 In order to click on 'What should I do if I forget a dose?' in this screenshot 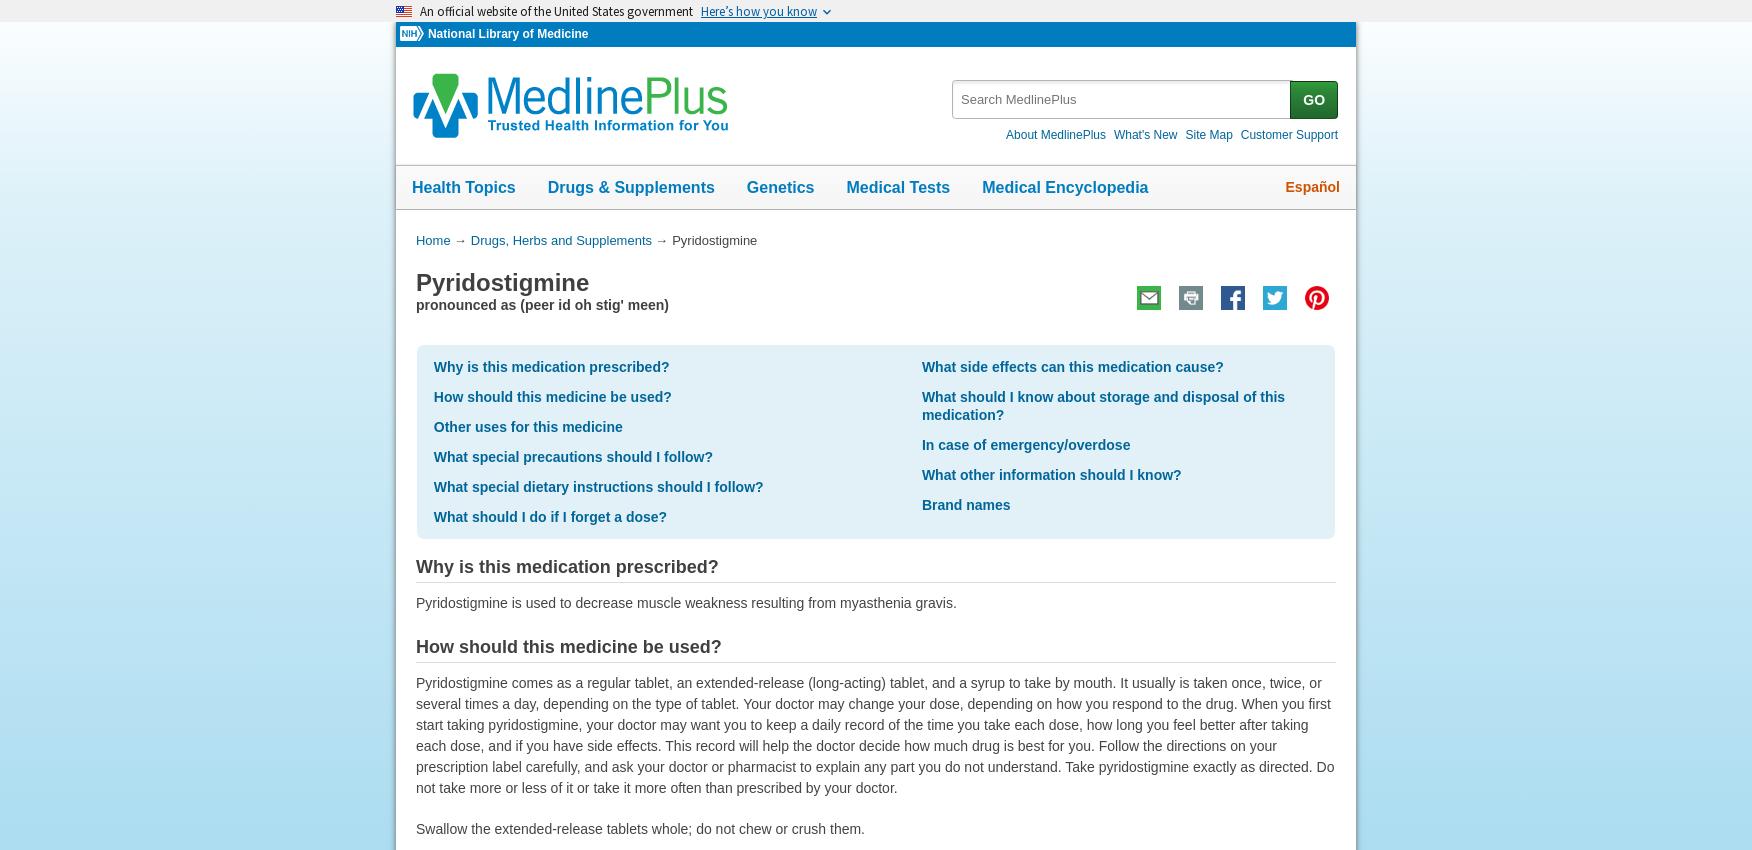, I will do `click(548, 515)`.